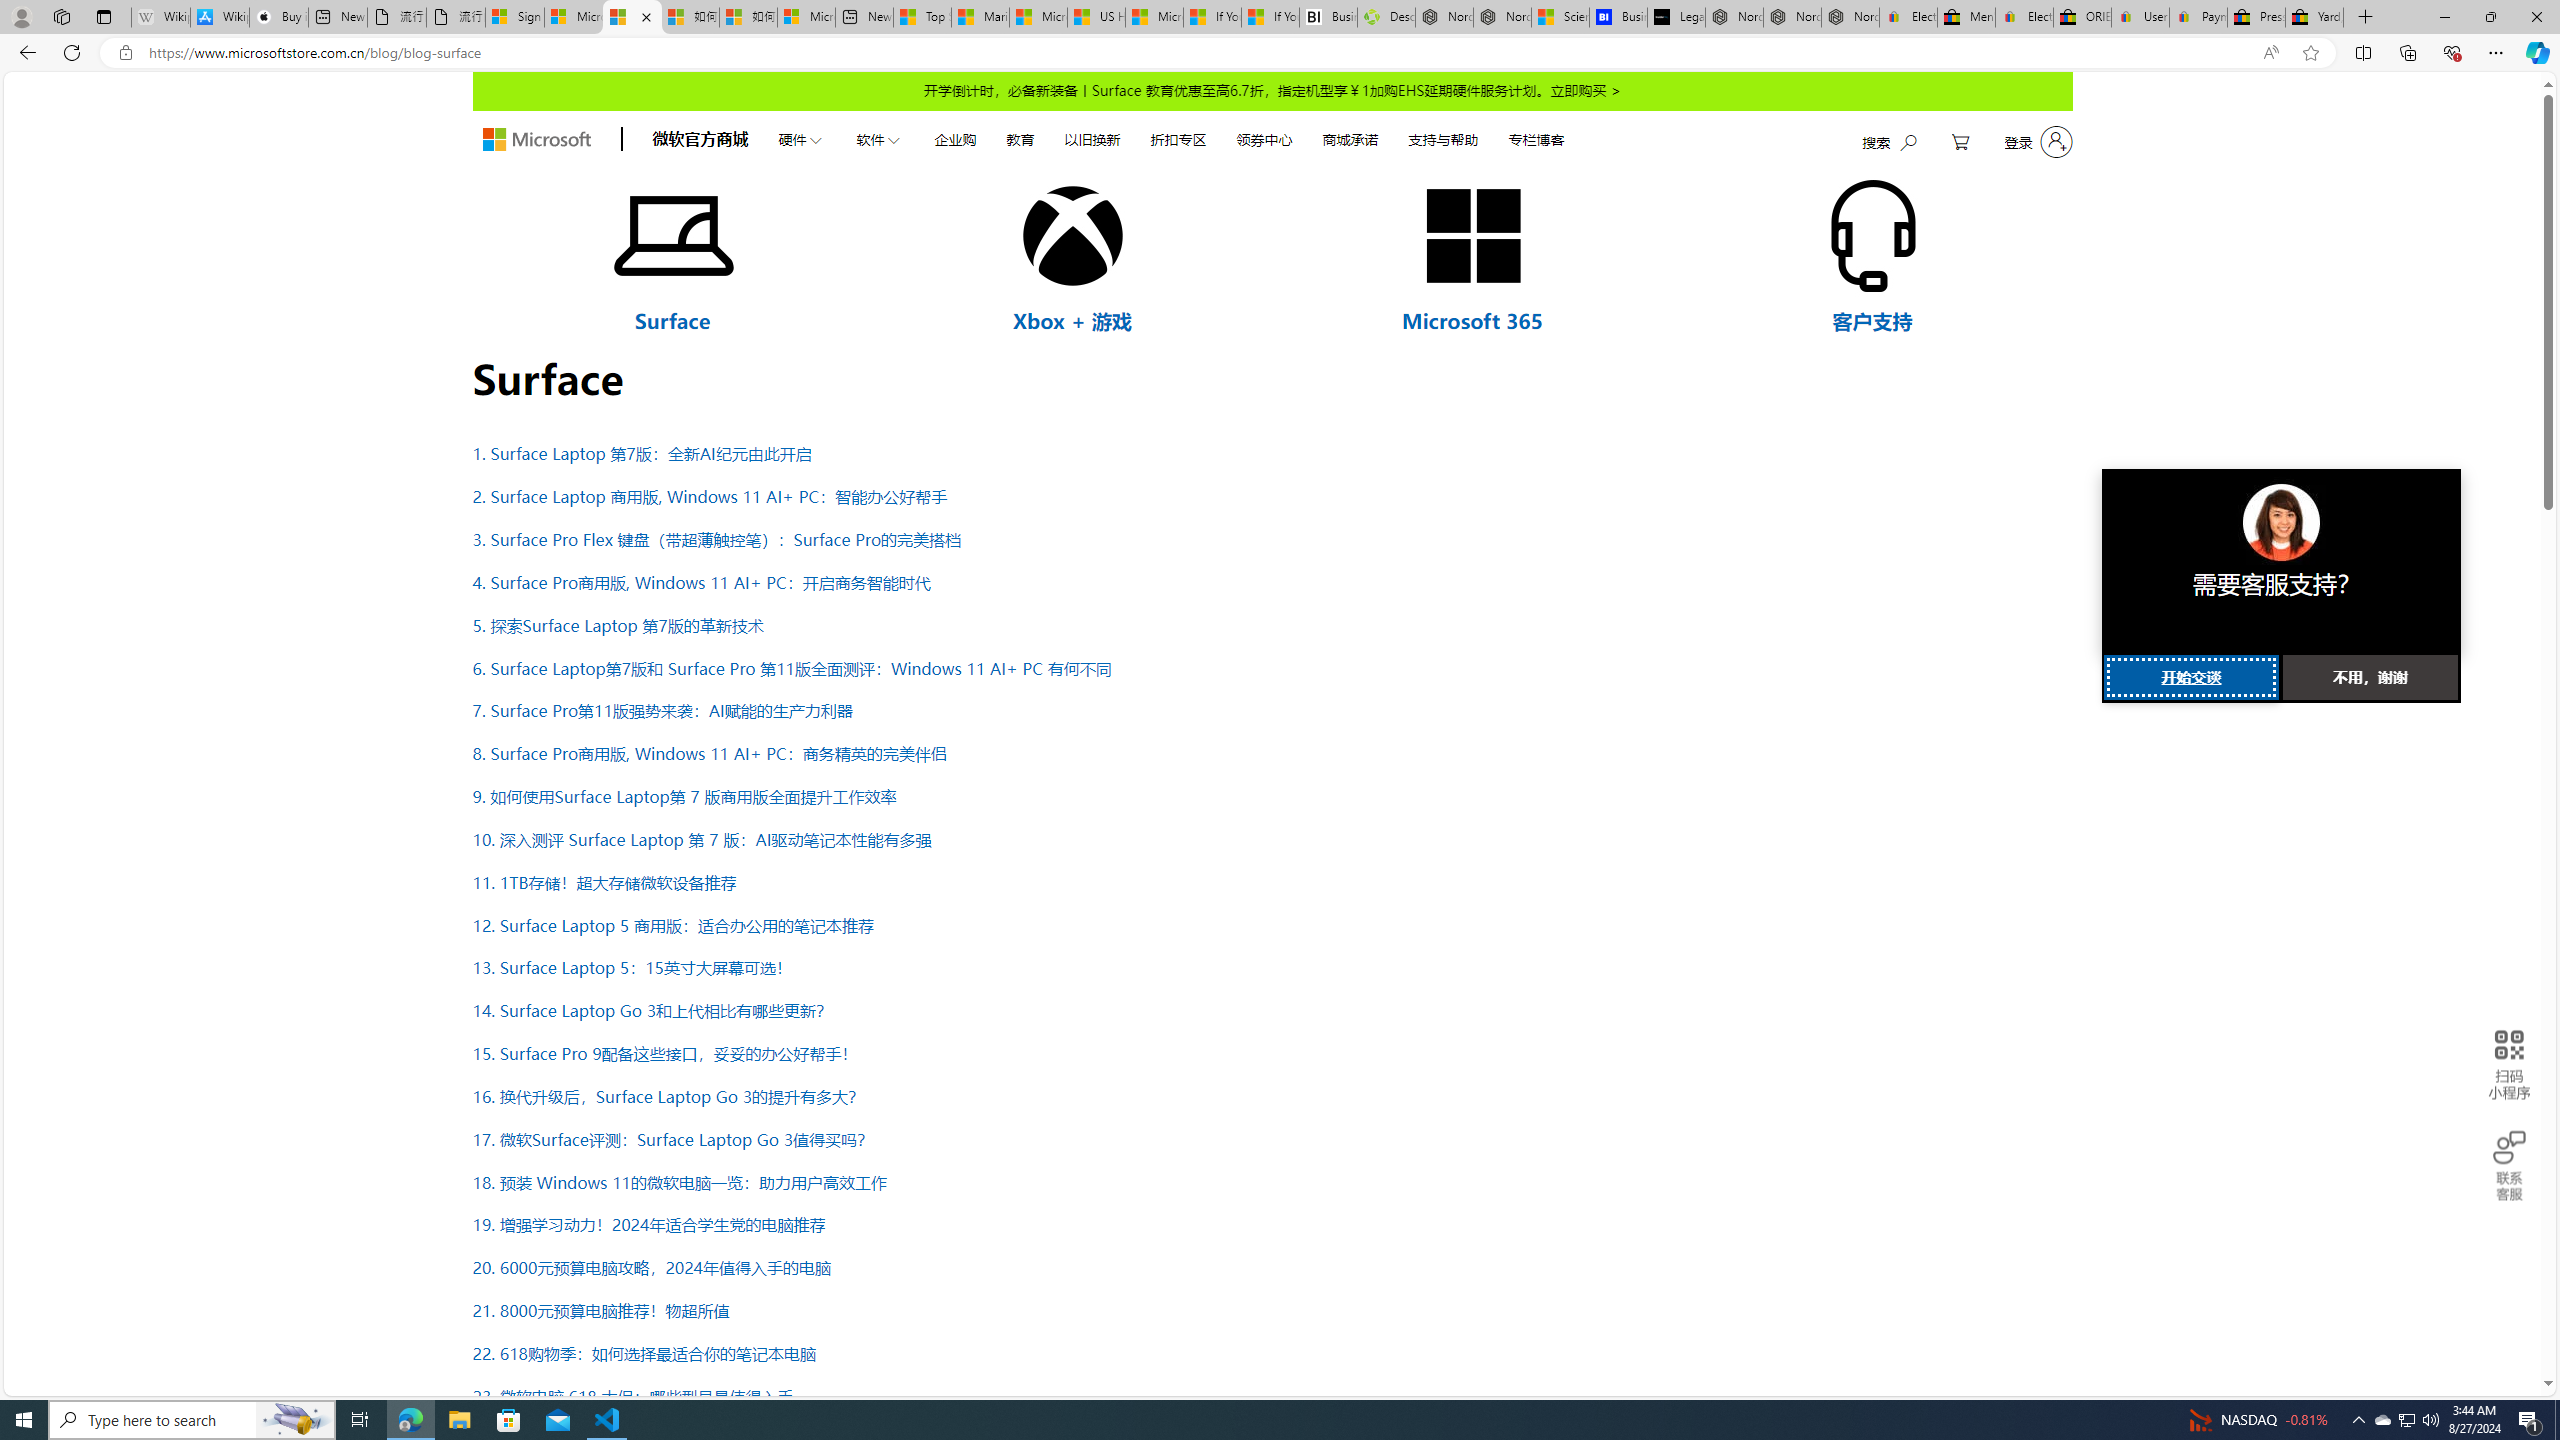 The height and width of the screenshot is (1440, 2560). What do you see at coordinates (2314, 16) in the screenshot?
I see `'Yard, Garden & Outdoor Living'` at bounding box center [2314, 16].